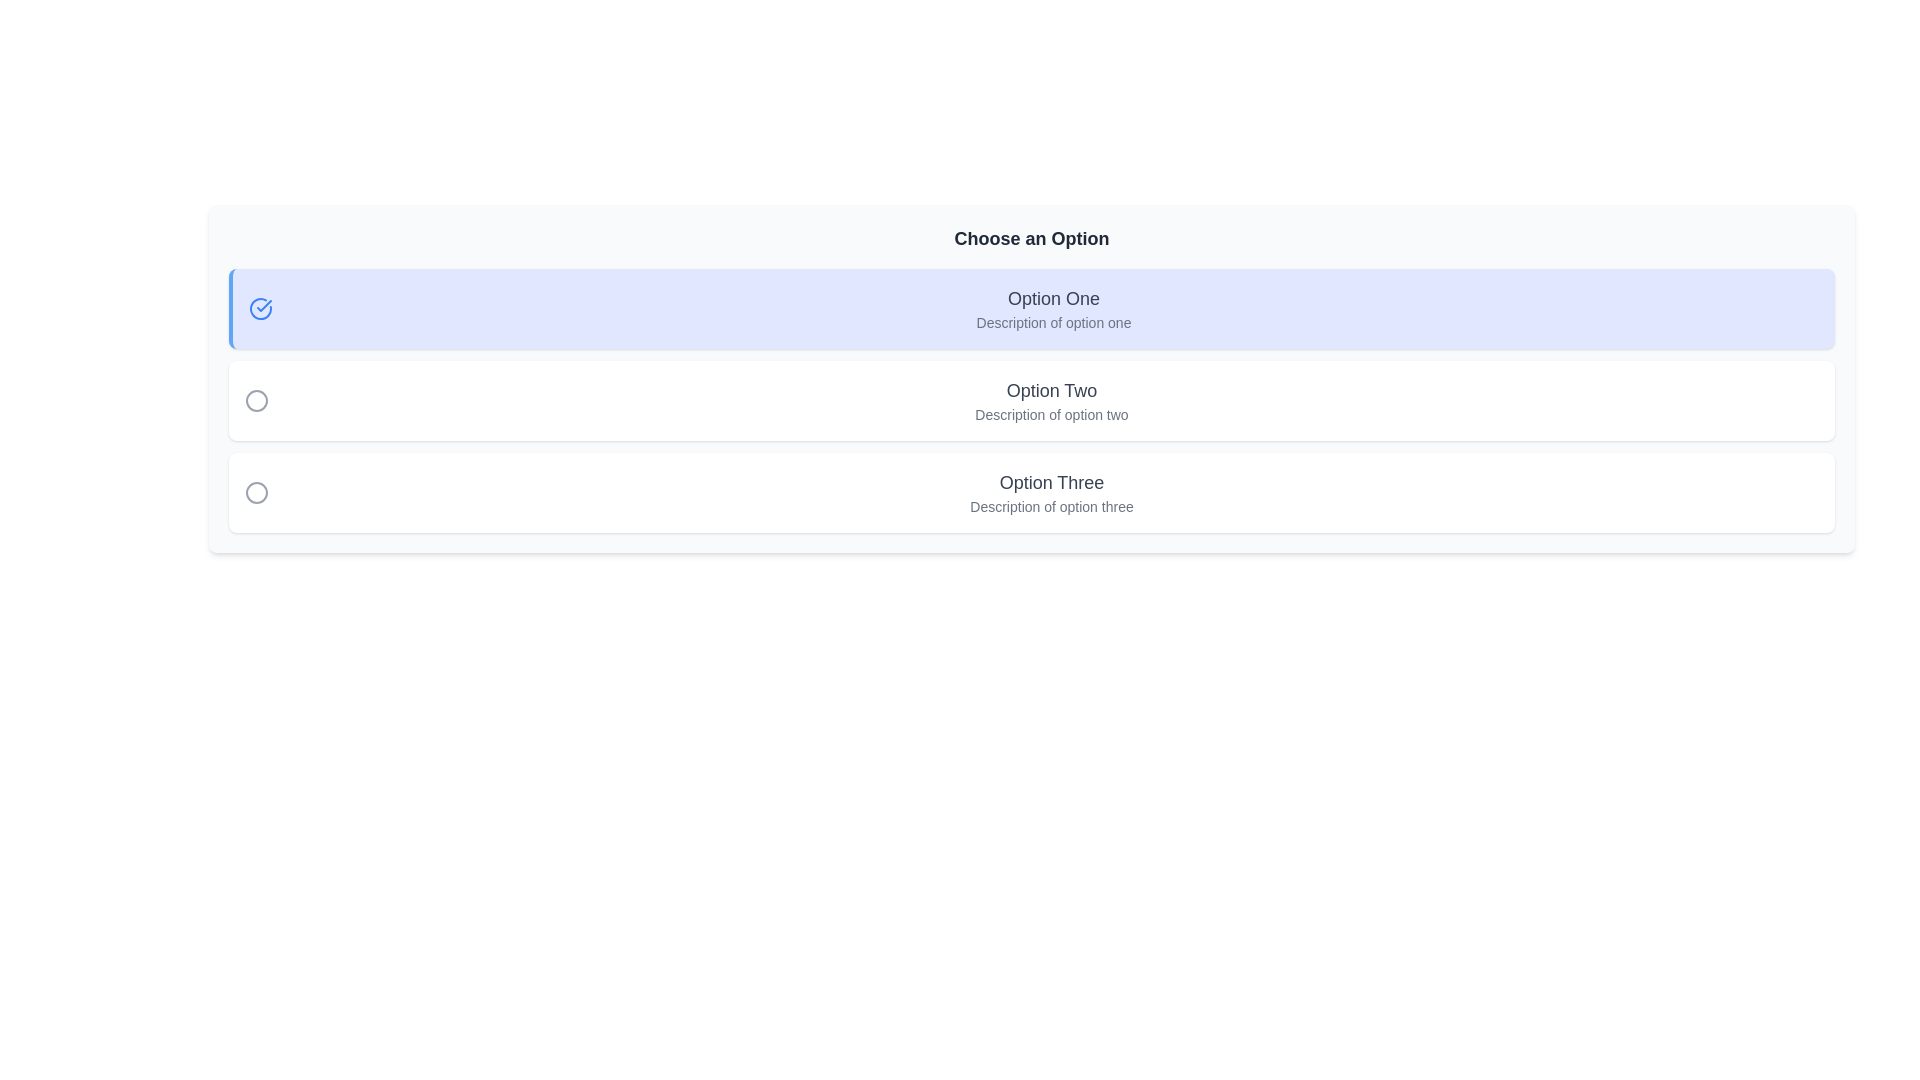 The image size is (1920, 1080). Describe the element at coordinates (1050, 401) in the screenshot. I see `the text block containing the title 'Option Two' and description 'Description of option two' to emphasize highlighting` at that location.